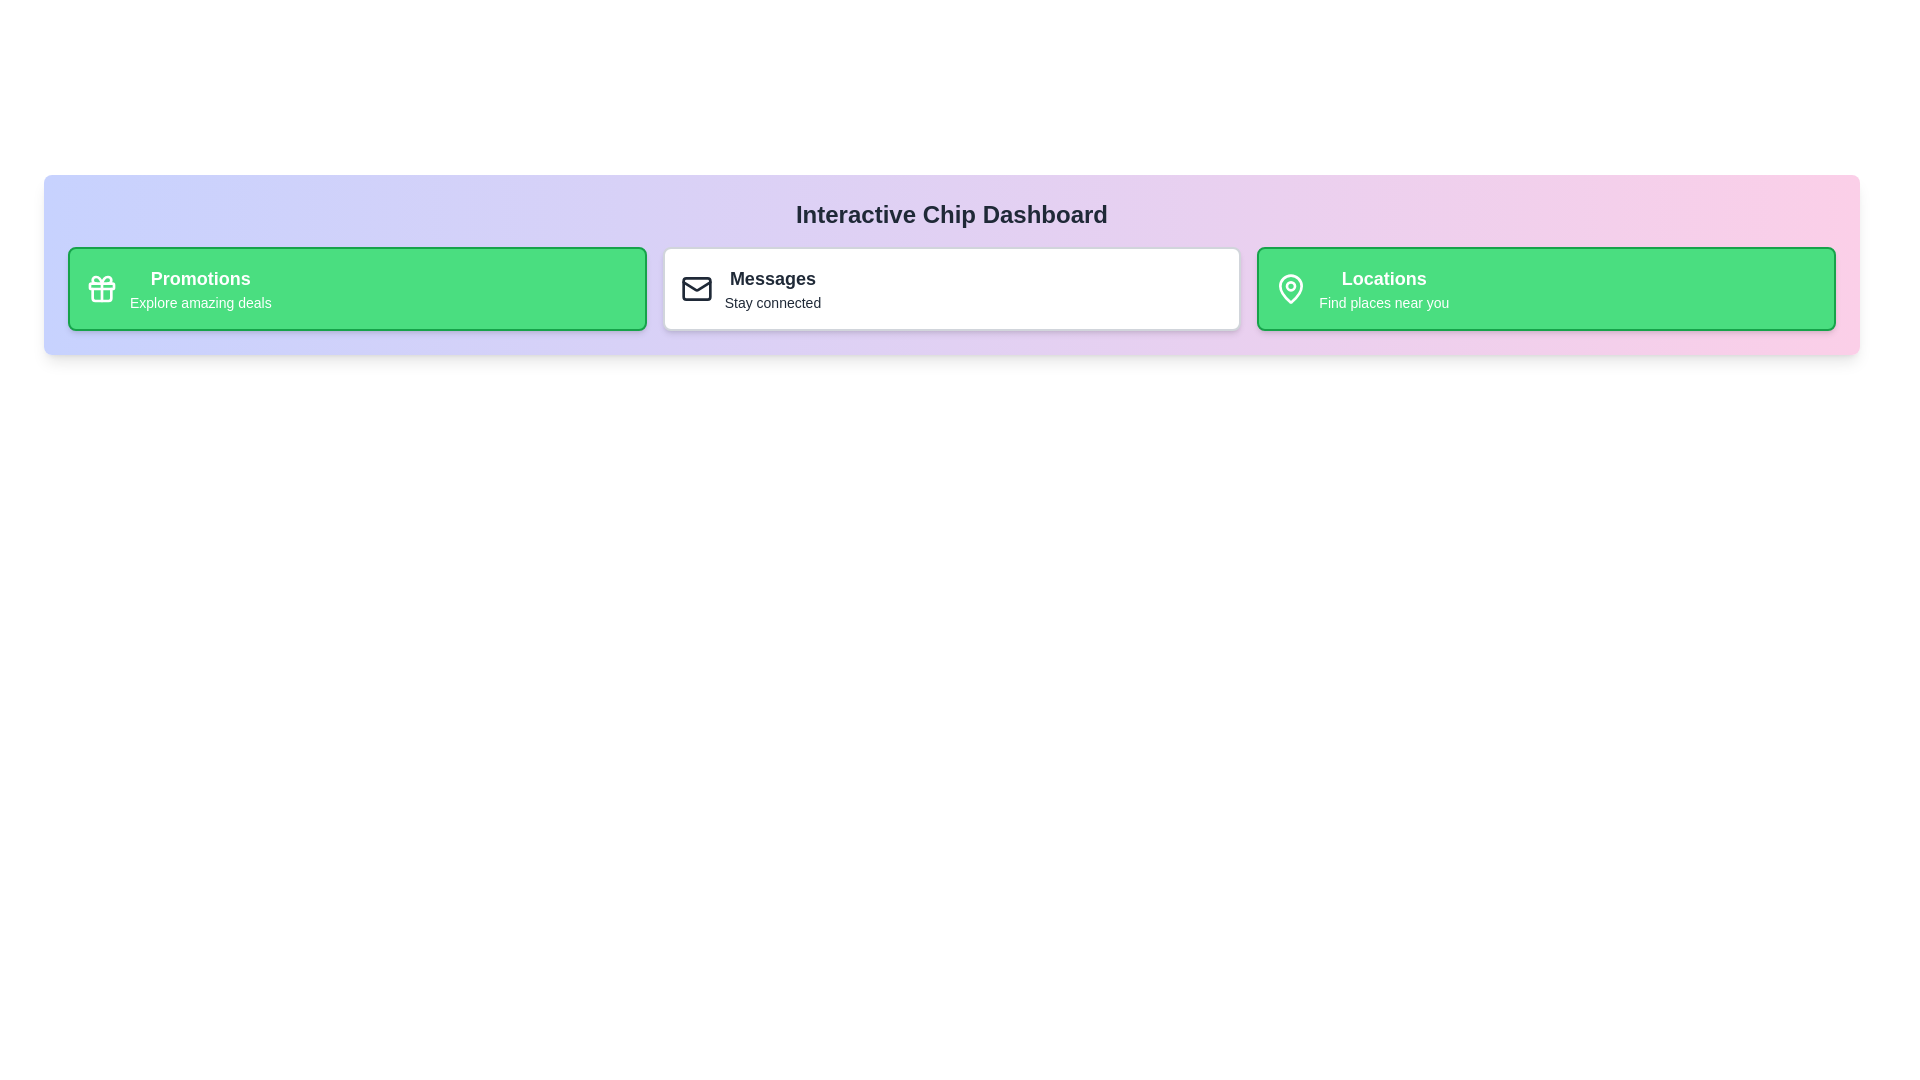 This screenshot has width=1920, height=1080. Describe the element at coordinates (950, 289) in the screenshot. I see `the chip labeled Messages` at that location.